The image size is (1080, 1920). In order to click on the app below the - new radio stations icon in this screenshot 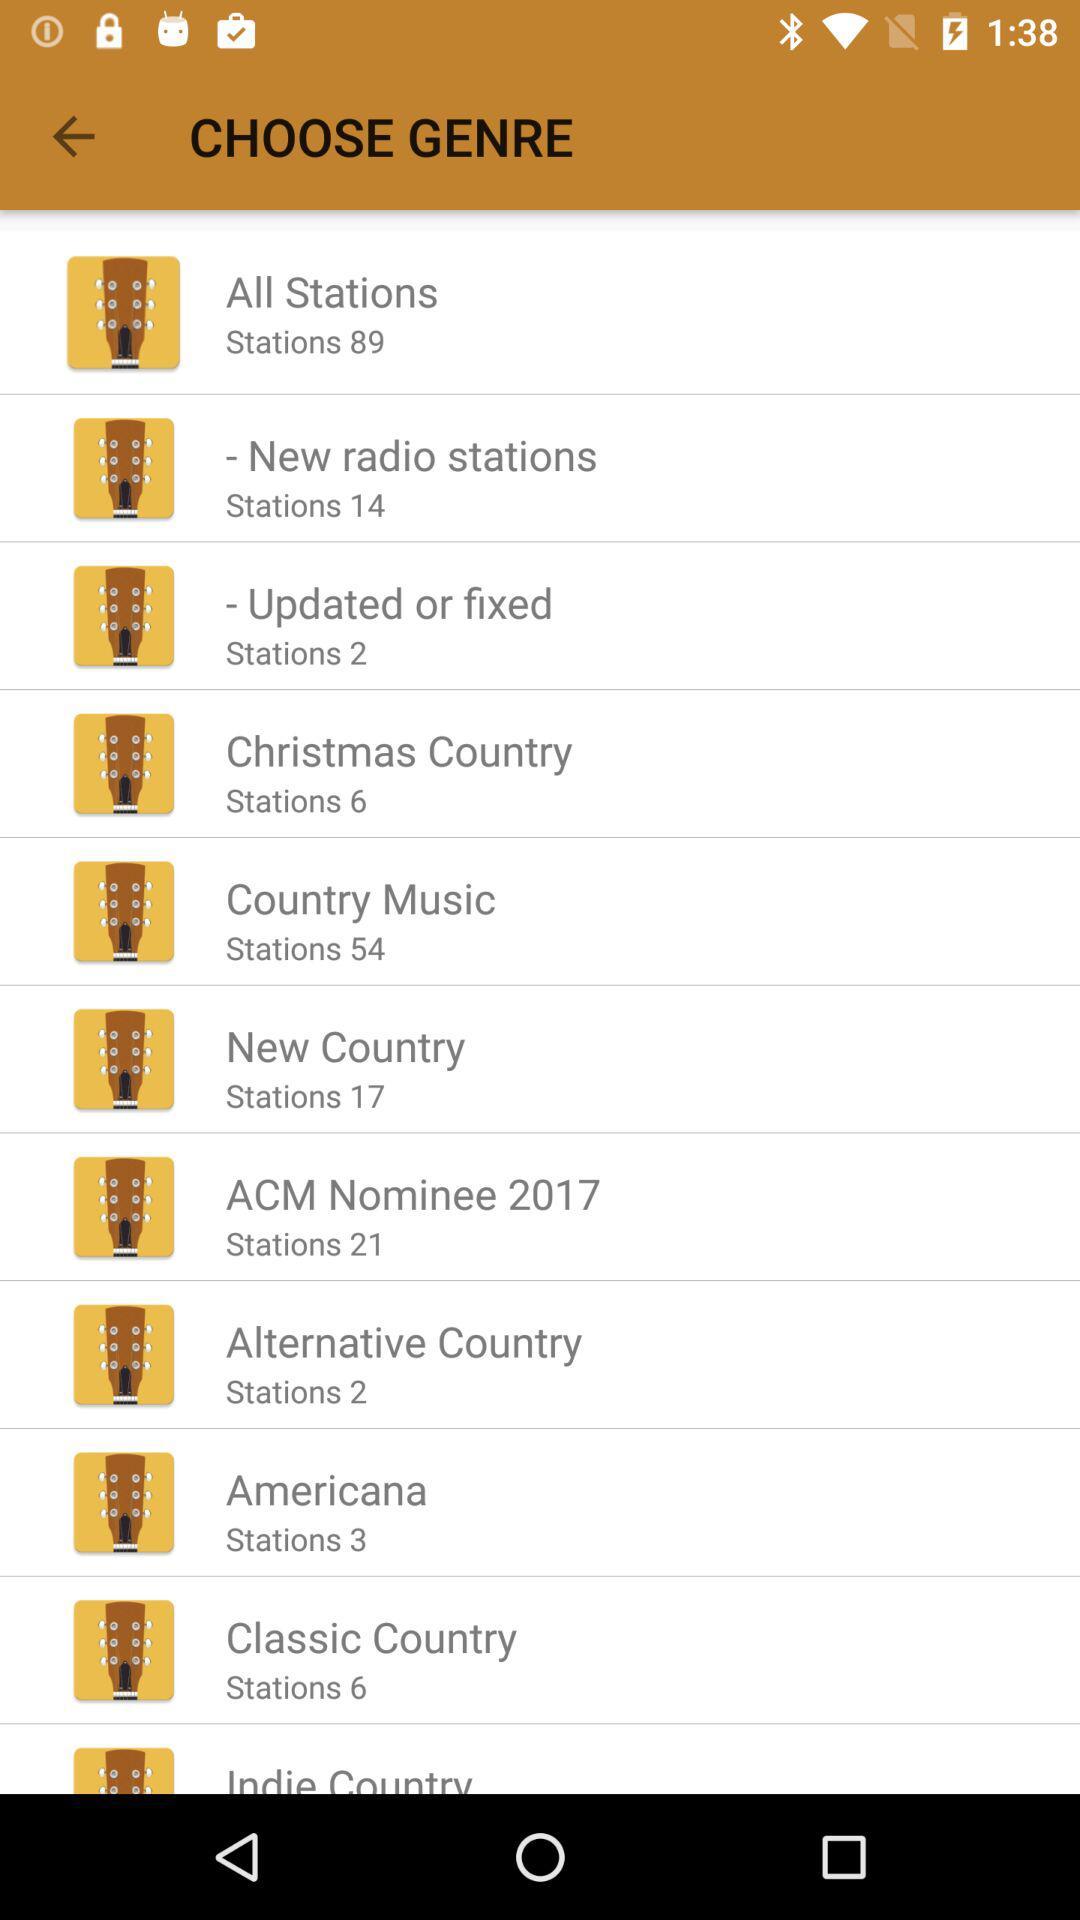, I will do `click(305, 504)`.